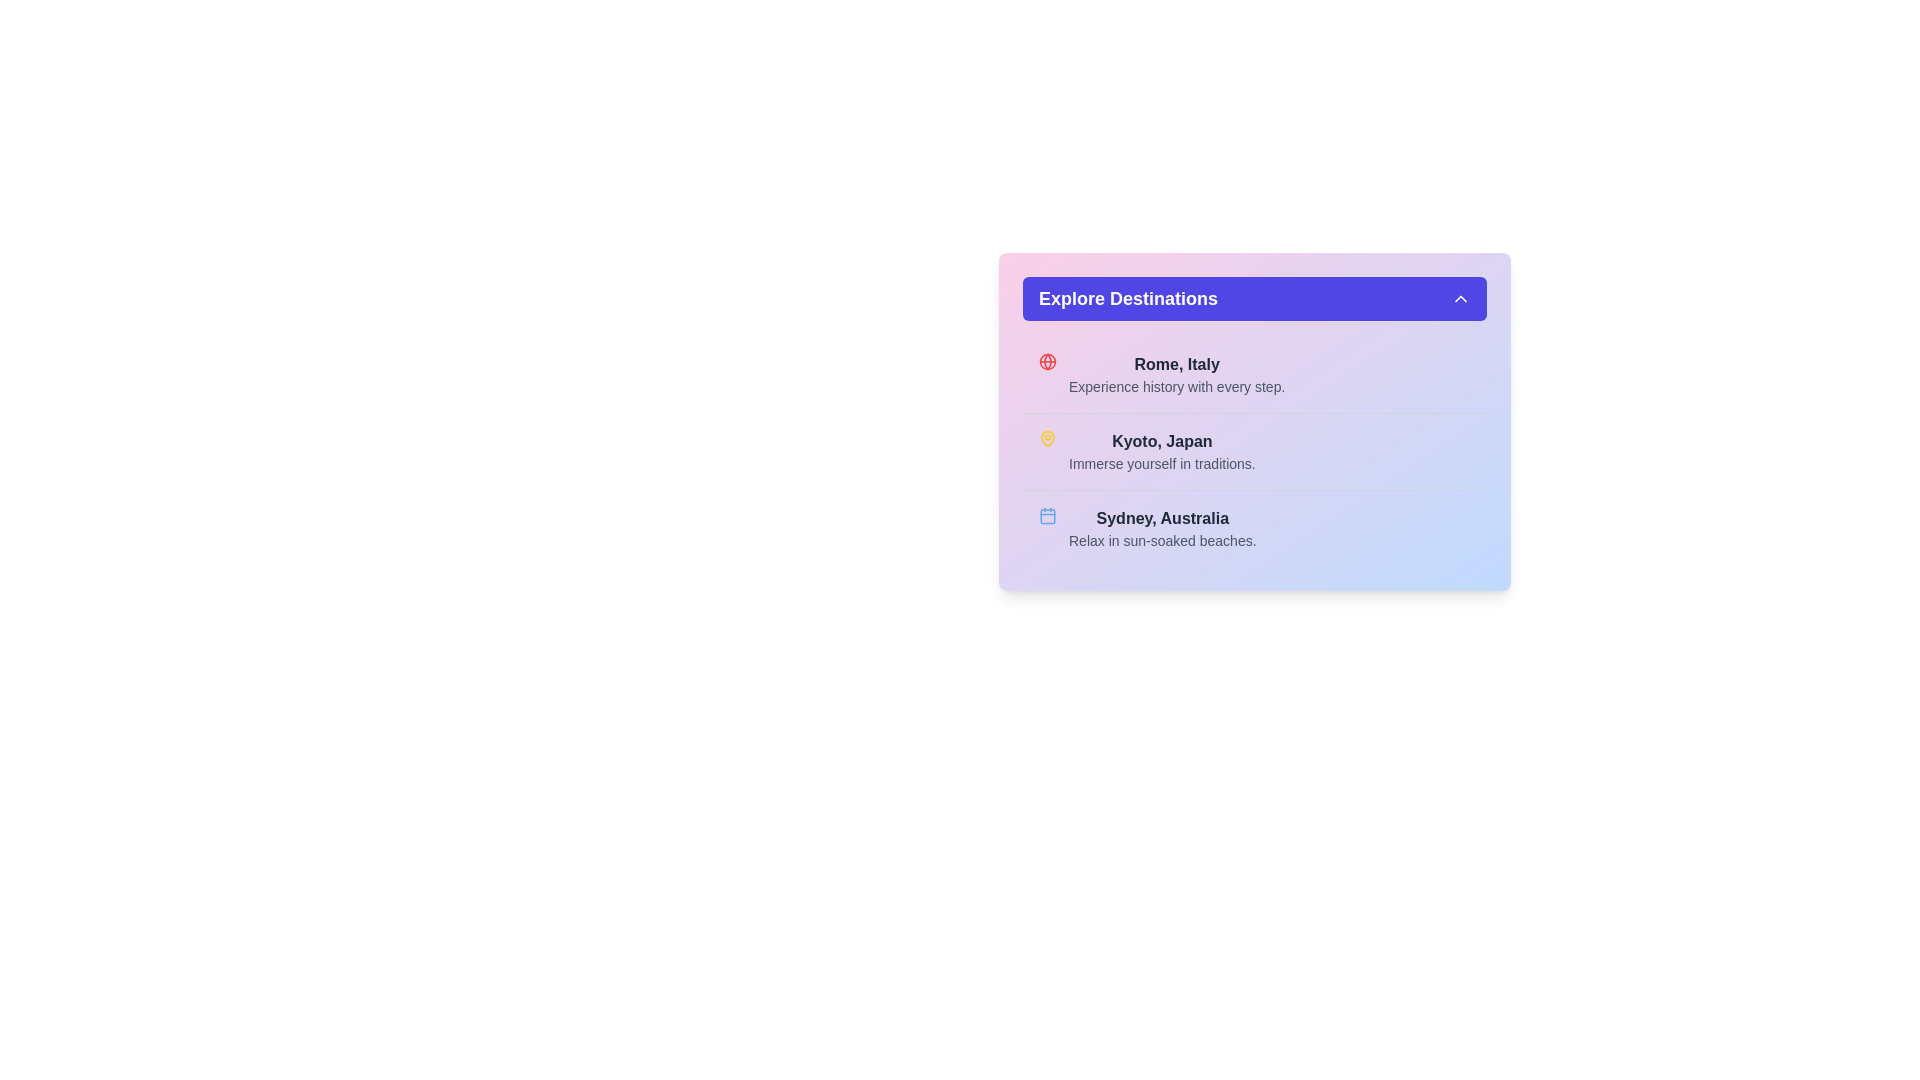 The height and width of the screenshot is (1080, 1920). What do you see at coordinates (1253, 374) in the screenshot?
I see `the first list item in the 'Explore Destinations' section that provides an overview of Rome, which includes an icon and text` at bounding box center [1253, 374].